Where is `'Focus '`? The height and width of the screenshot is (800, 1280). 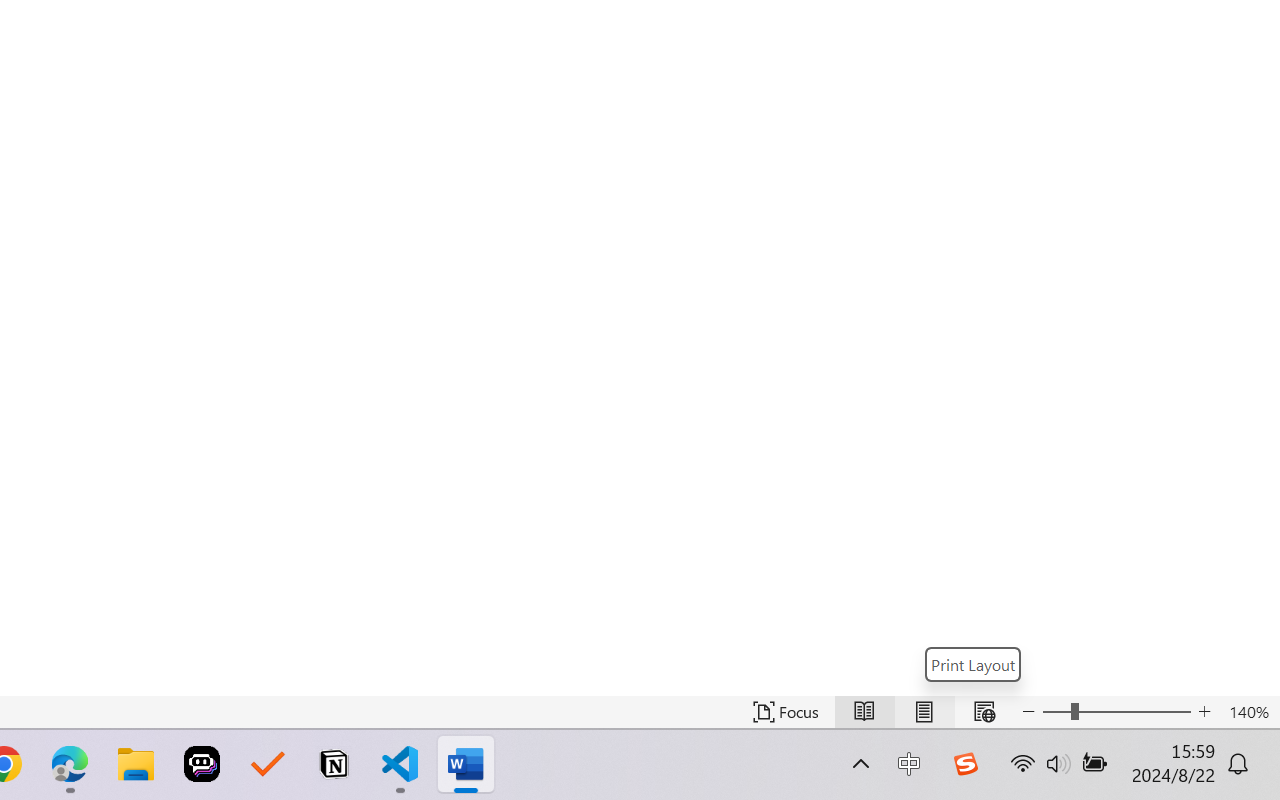
'Focus ' is located at coordinates (785, 711).